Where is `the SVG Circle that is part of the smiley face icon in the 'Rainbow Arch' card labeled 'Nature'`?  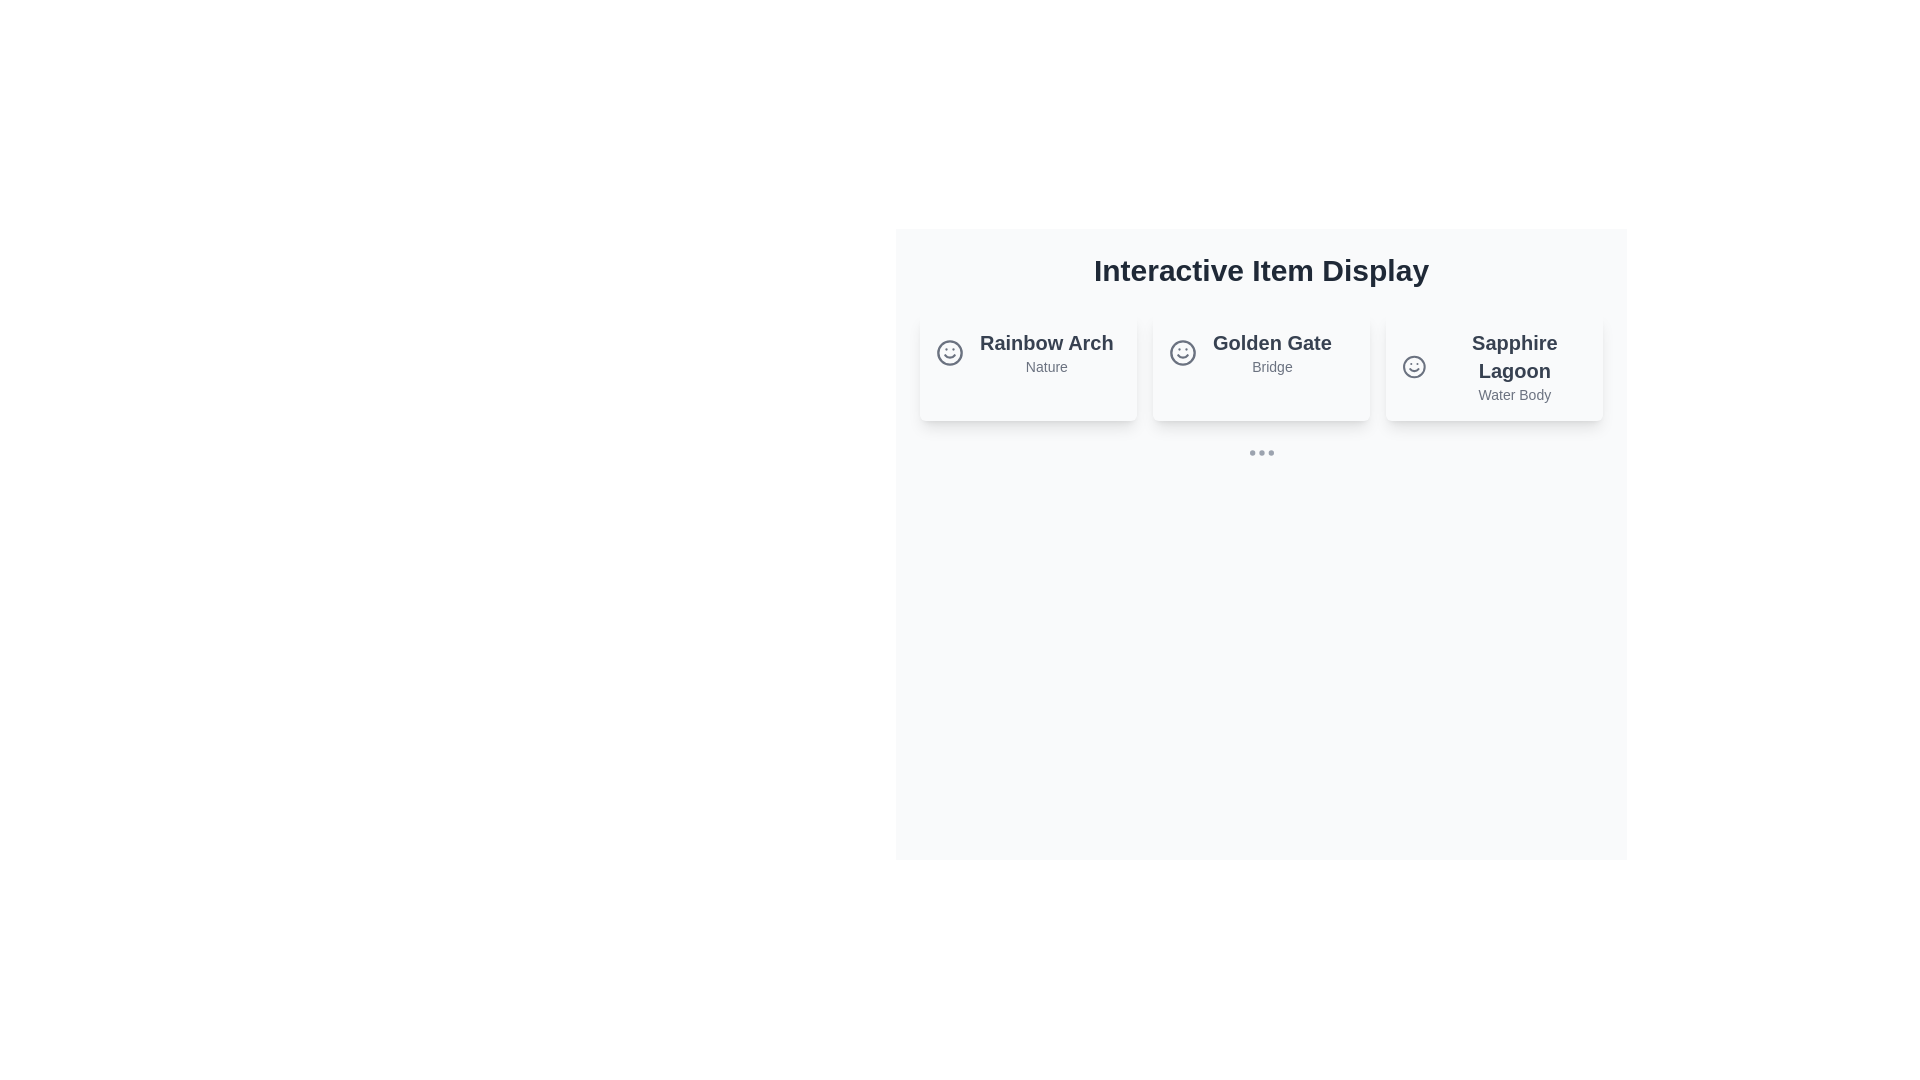
the SVG Circle that is part of the smiley face icon in the 'Rainbow Arch' card labeled 'Nature' is located at coordinates (949, 352).